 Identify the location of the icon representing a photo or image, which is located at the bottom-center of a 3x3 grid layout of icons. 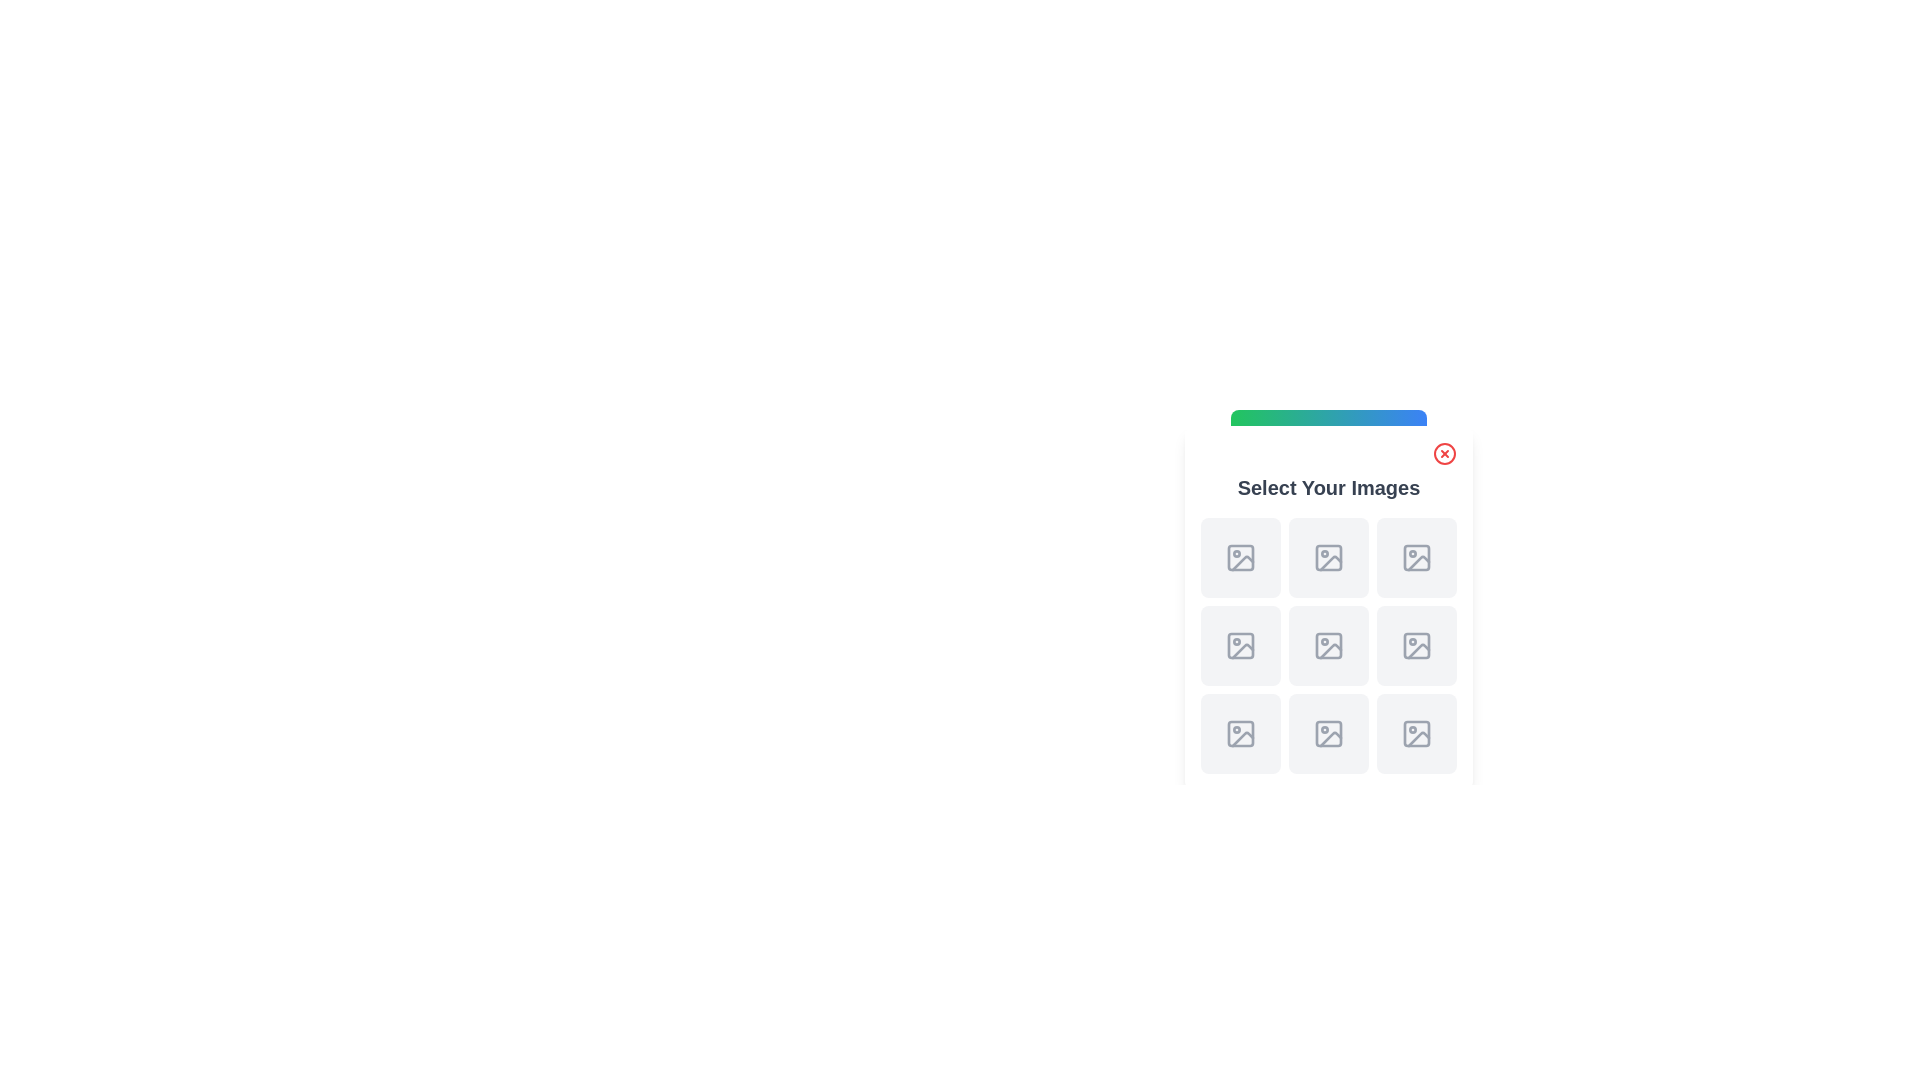
(1329, 733).